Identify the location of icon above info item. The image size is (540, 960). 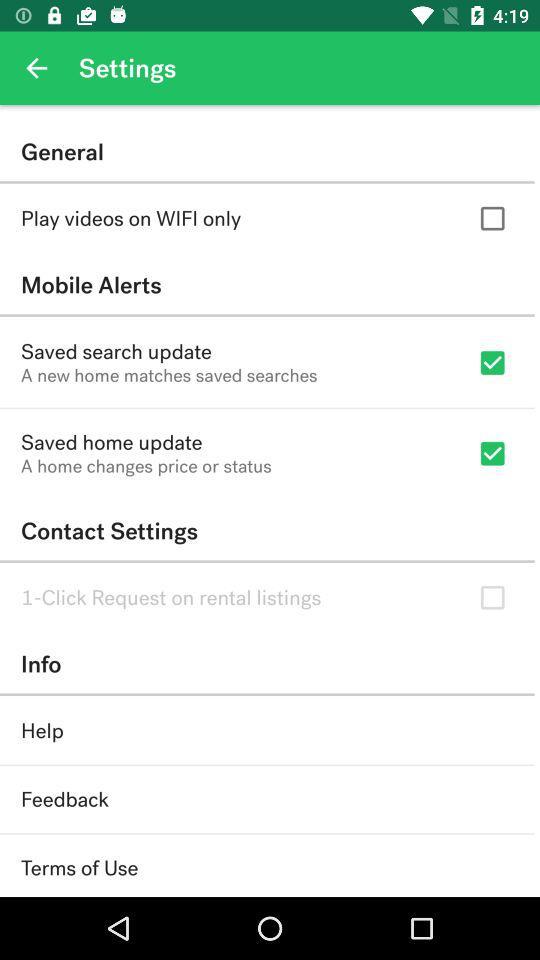
(171, 597).